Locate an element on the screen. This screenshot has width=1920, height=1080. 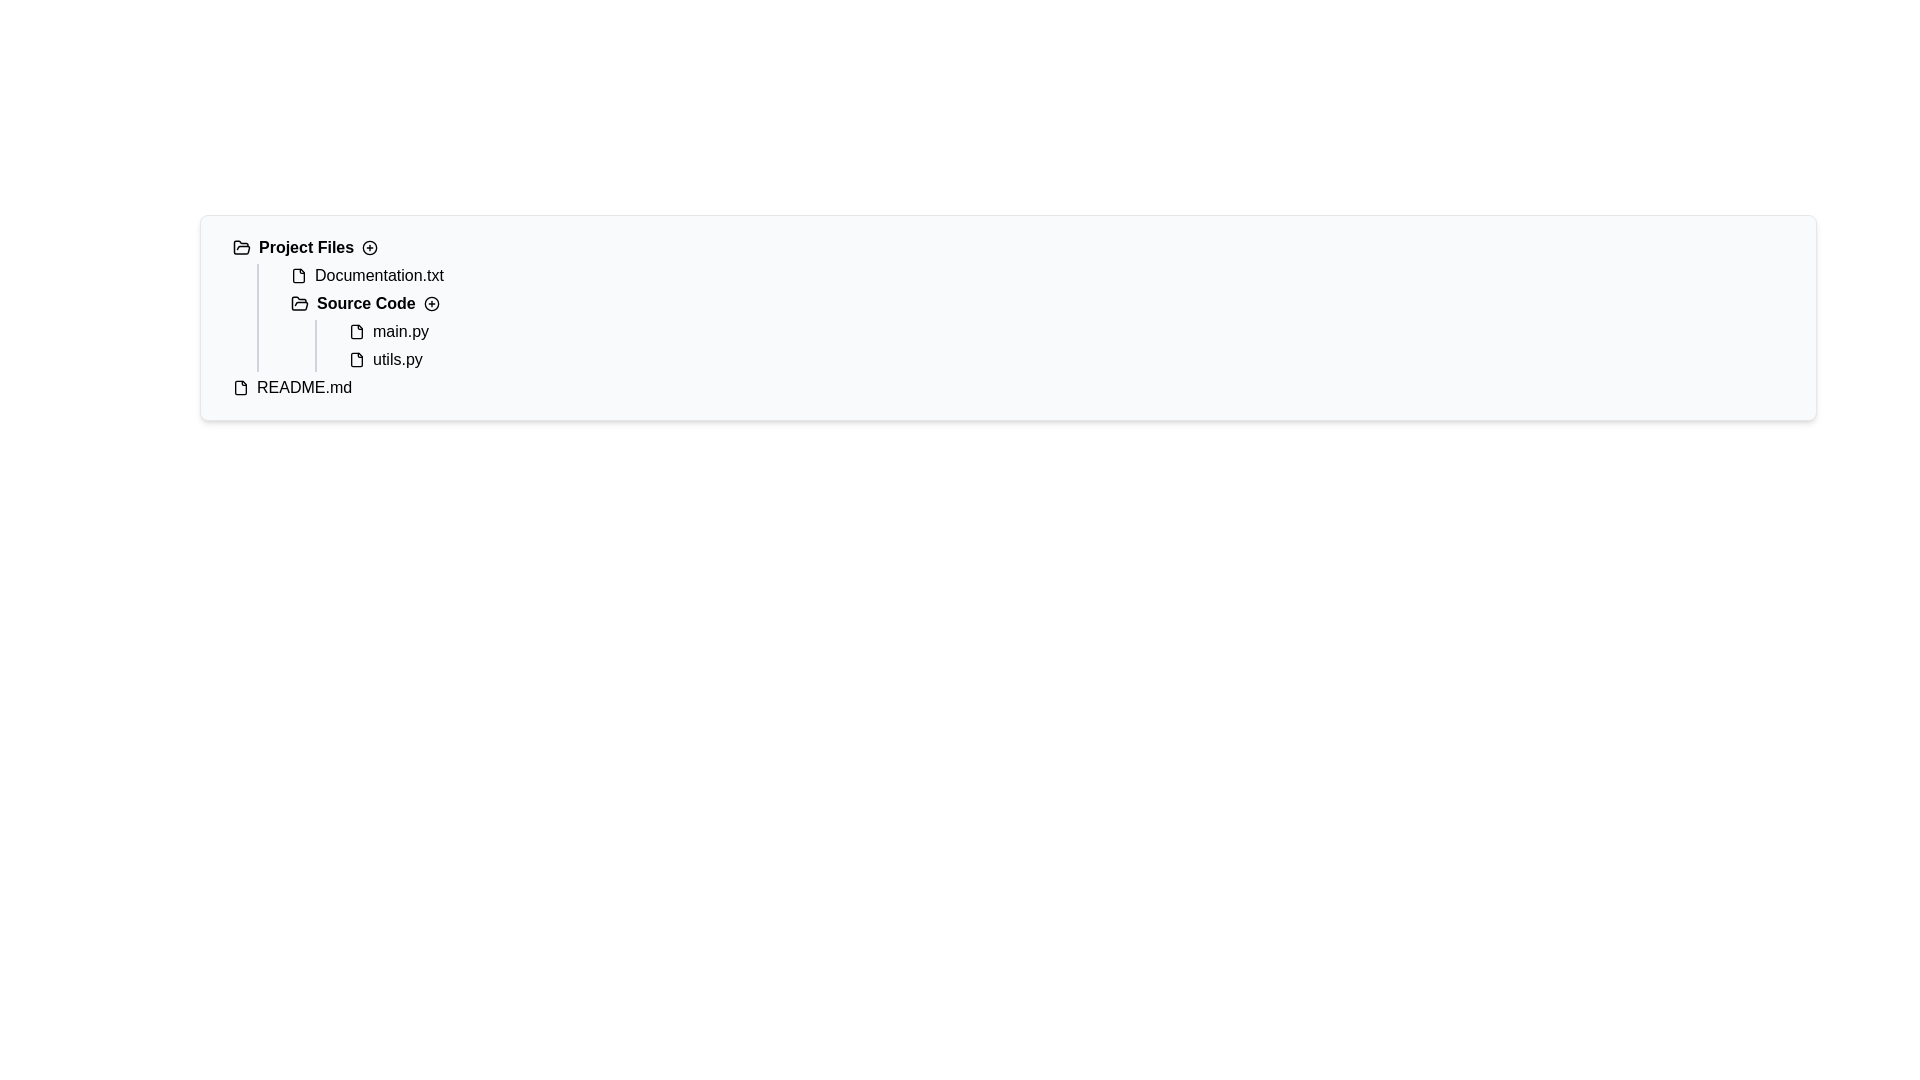
the 'README.md' text label in the file tree UI is located at coordinates (303, 388).